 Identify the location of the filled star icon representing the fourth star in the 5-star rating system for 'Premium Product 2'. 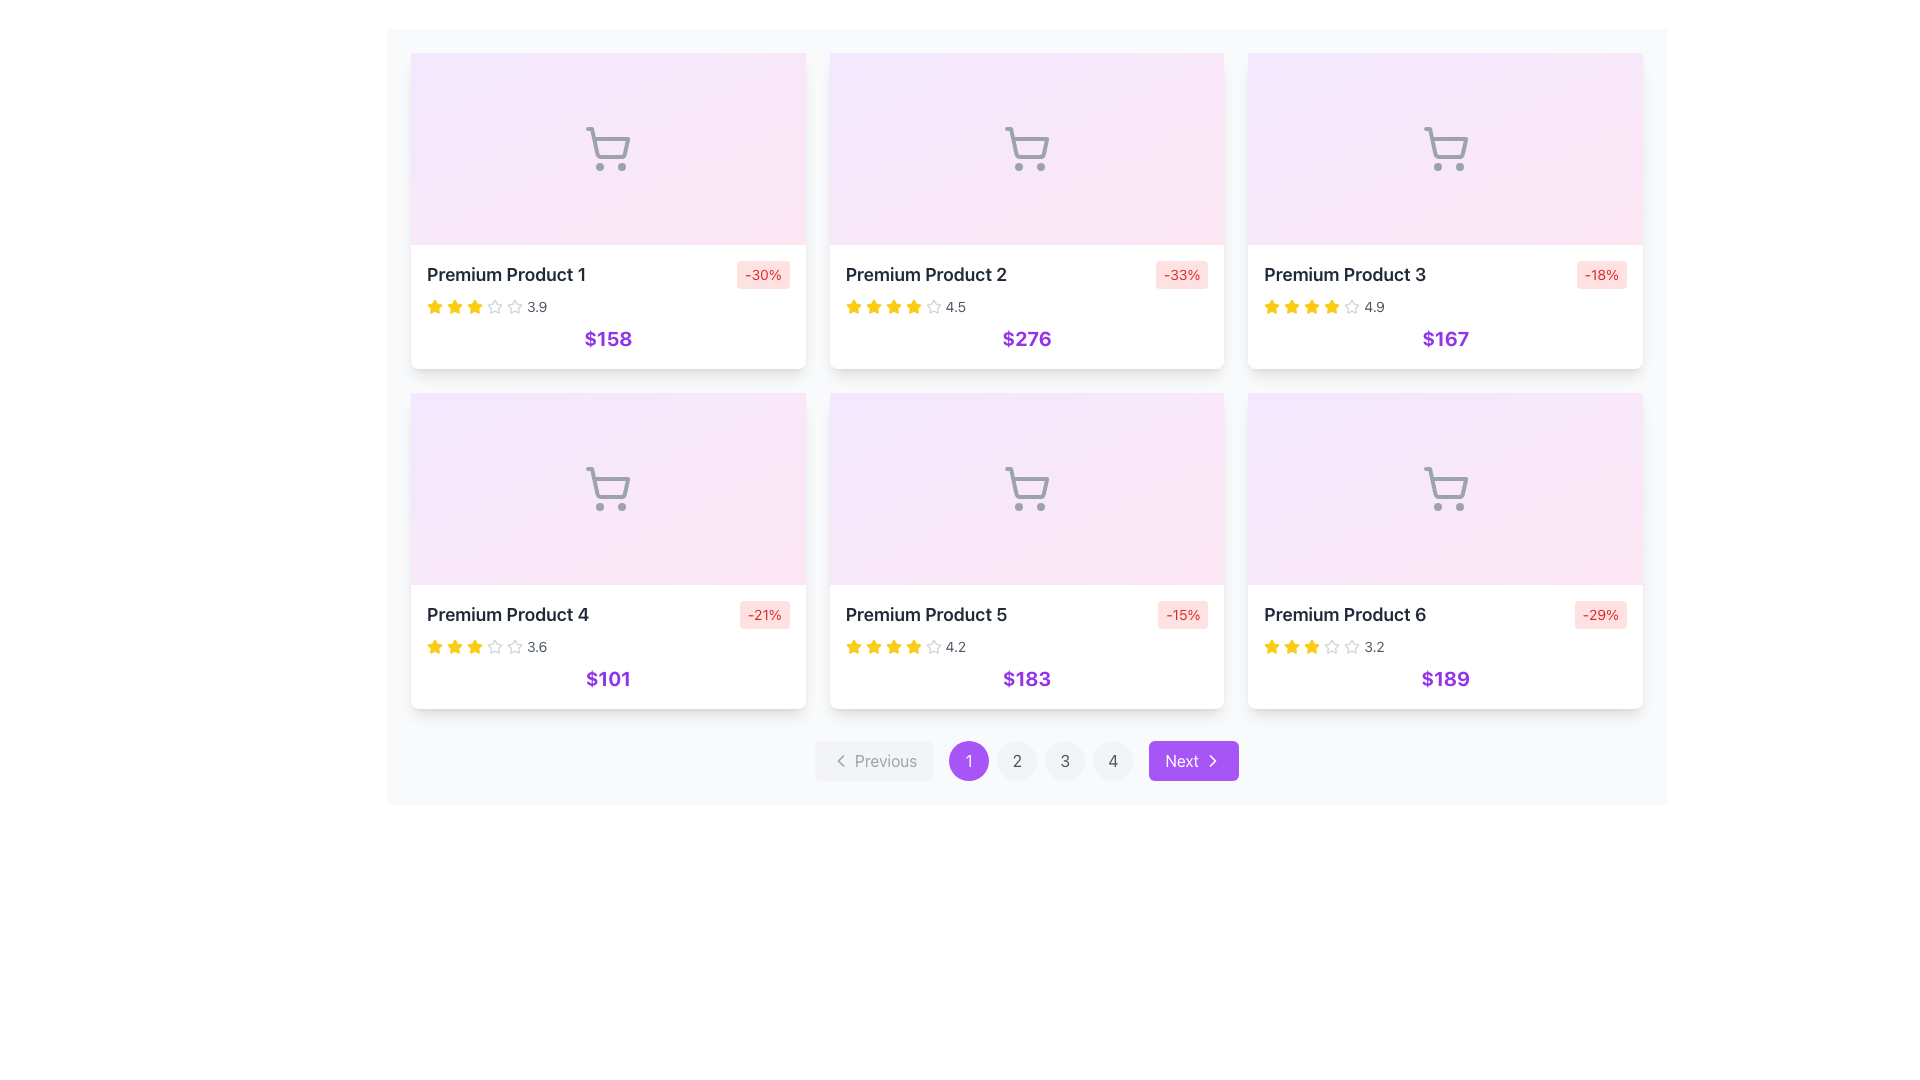
(892, 307).